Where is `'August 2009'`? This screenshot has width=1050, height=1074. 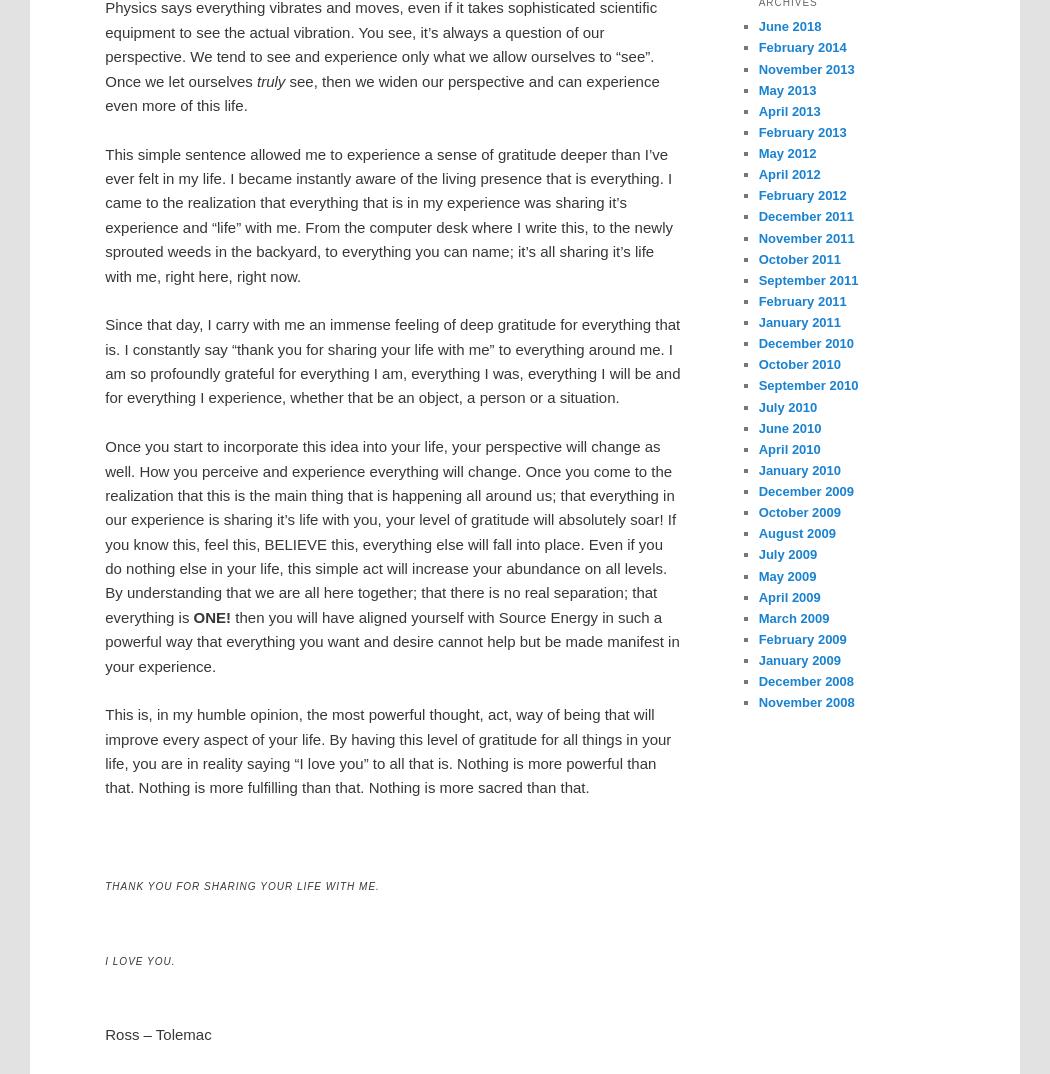
'August 2009' is located at coordinates (795, 533).